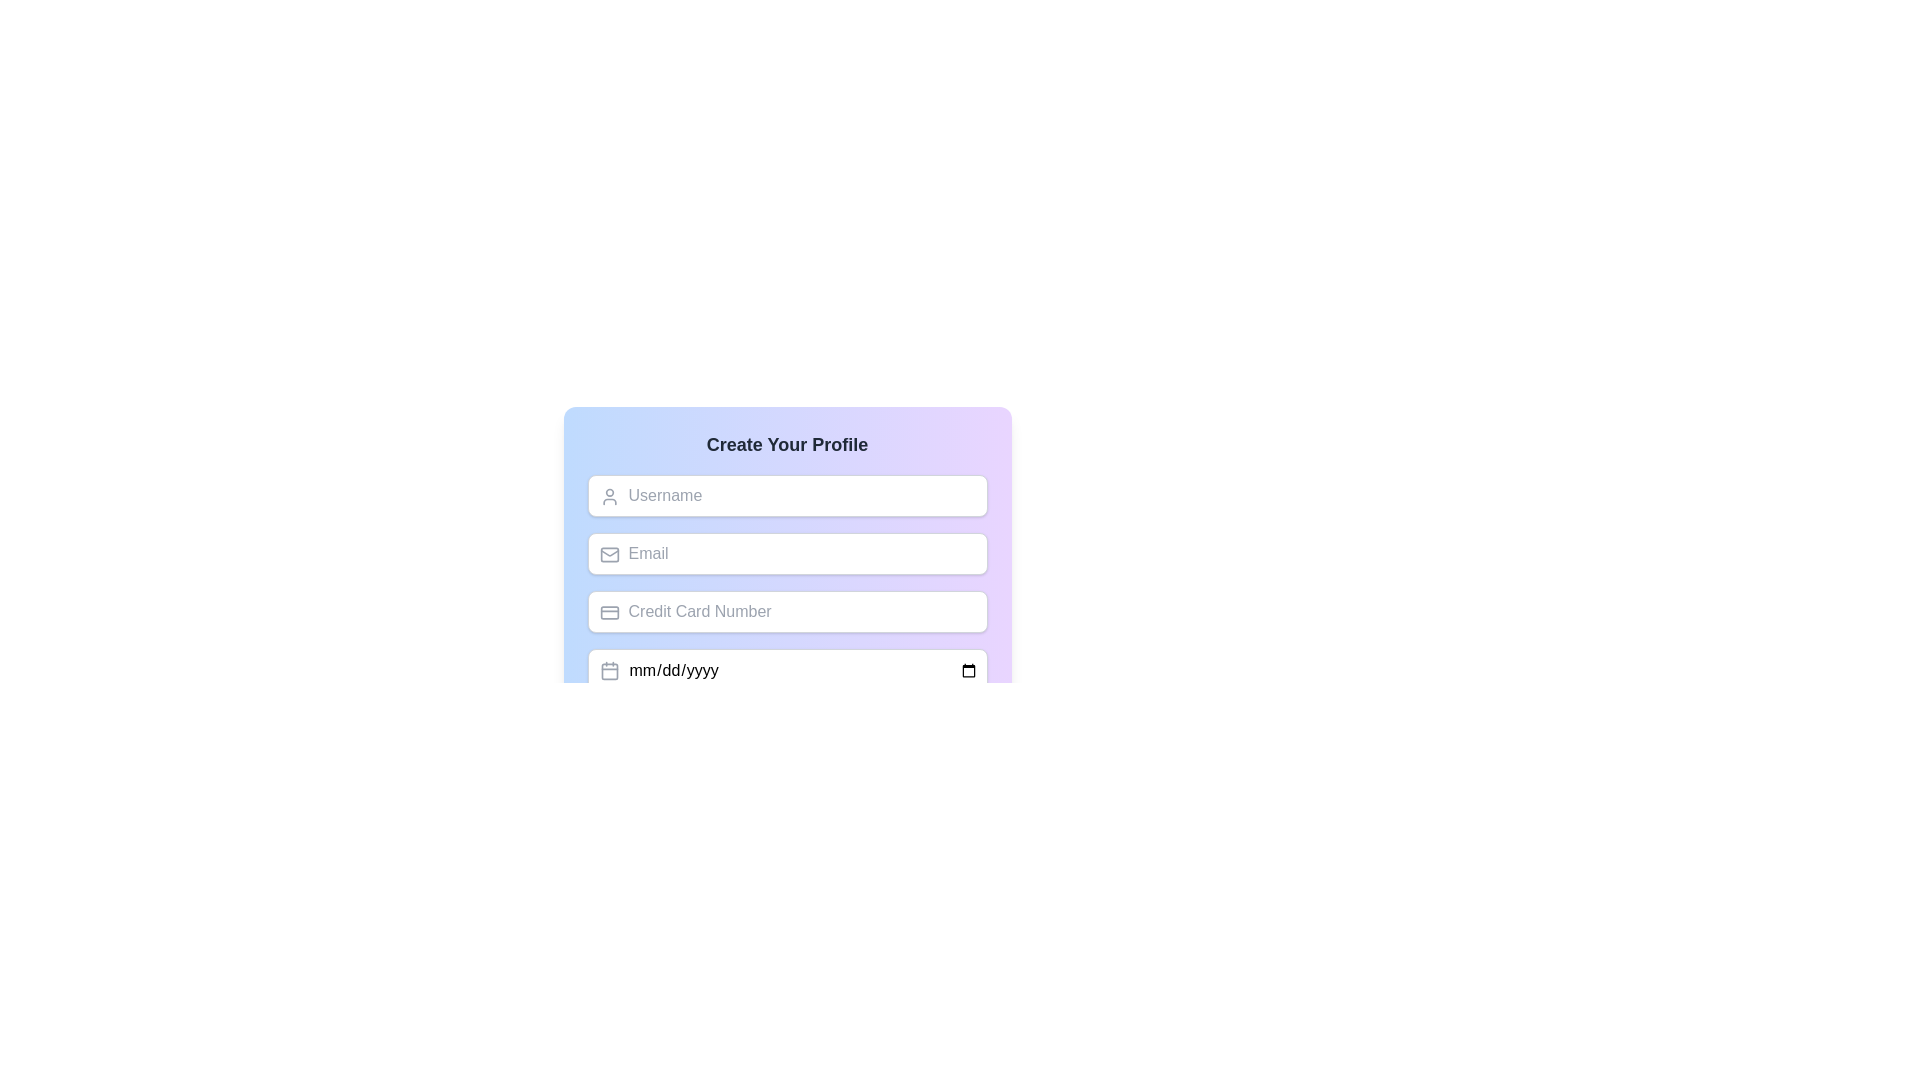 The width and height of the screenshot is (1920, 1080). Describe the element at coordinates (608, 555) in the screenshot. I see `the decorative rectangular background of the email icon located to the left of the 'Email' input field in the profile creation form` at that location.